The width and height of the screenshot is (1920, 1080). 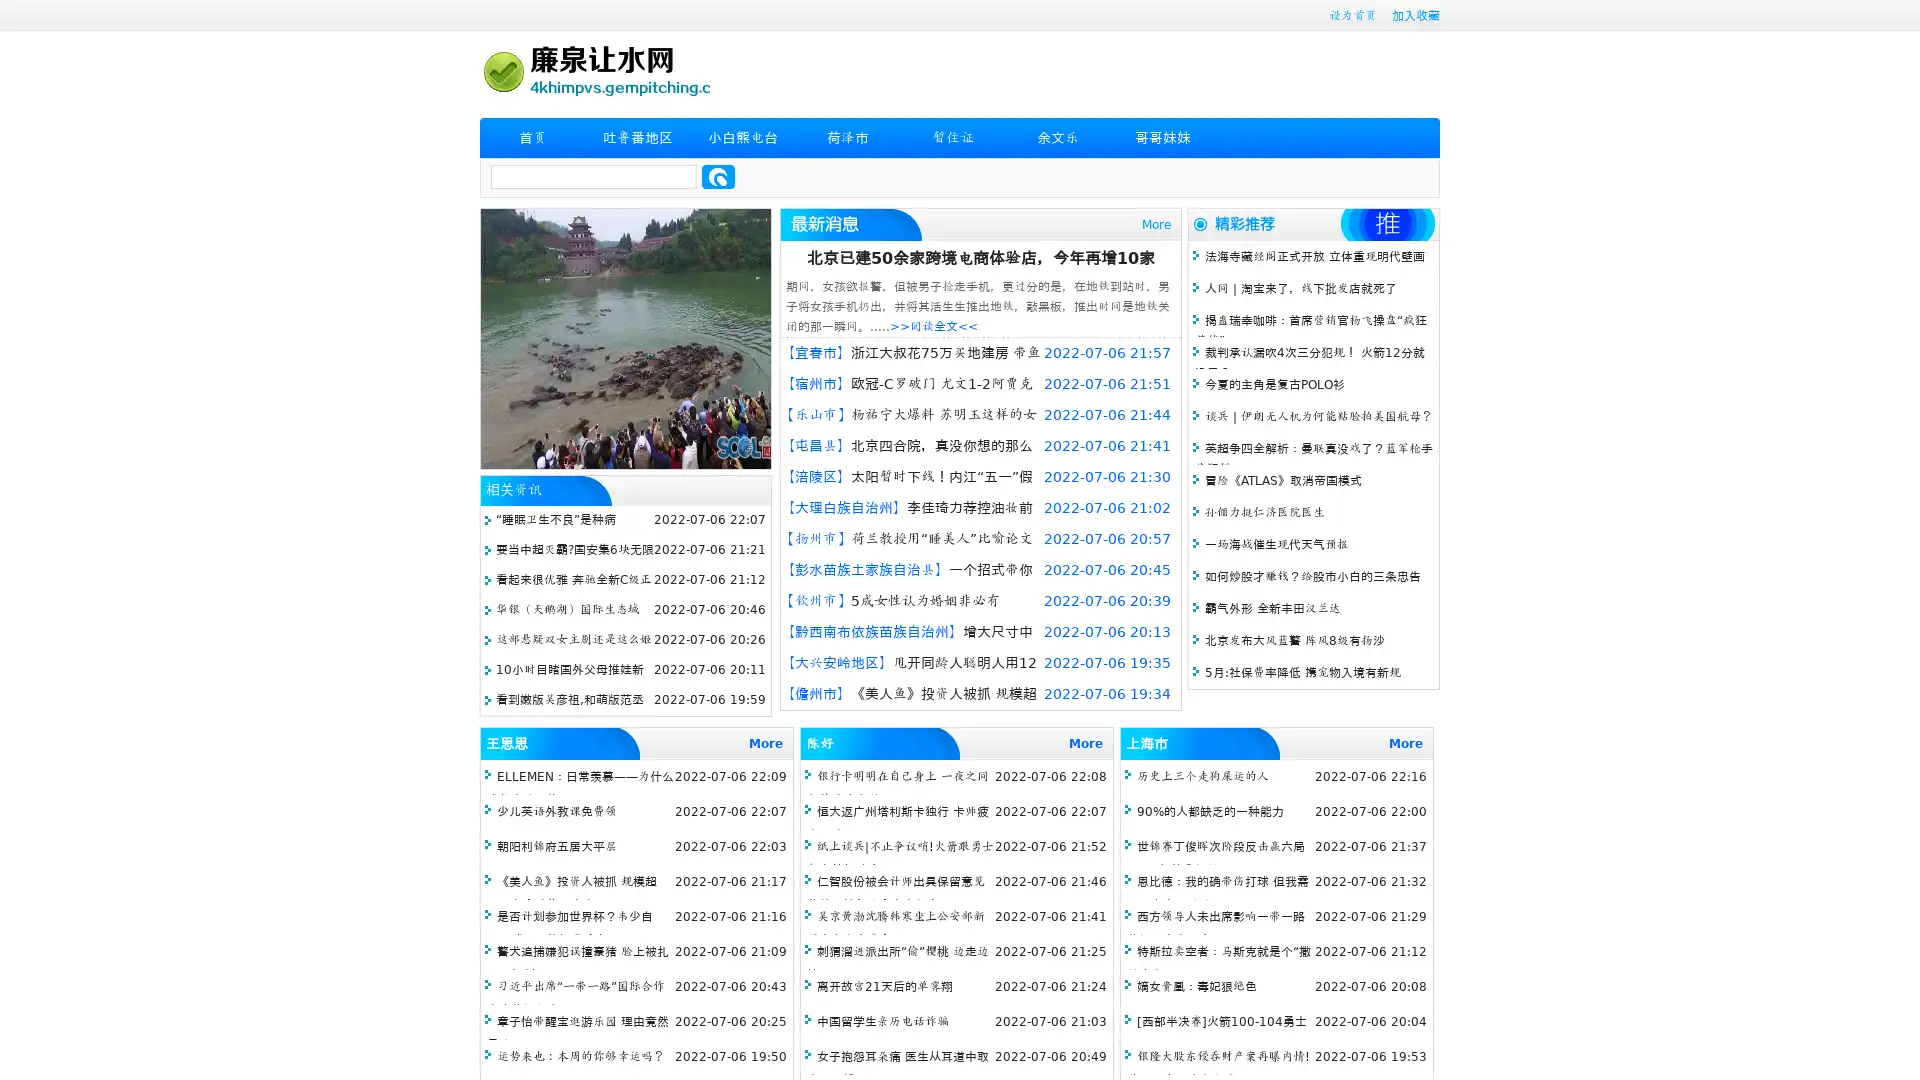 I want to click on Search, so click(x=718, y=176).